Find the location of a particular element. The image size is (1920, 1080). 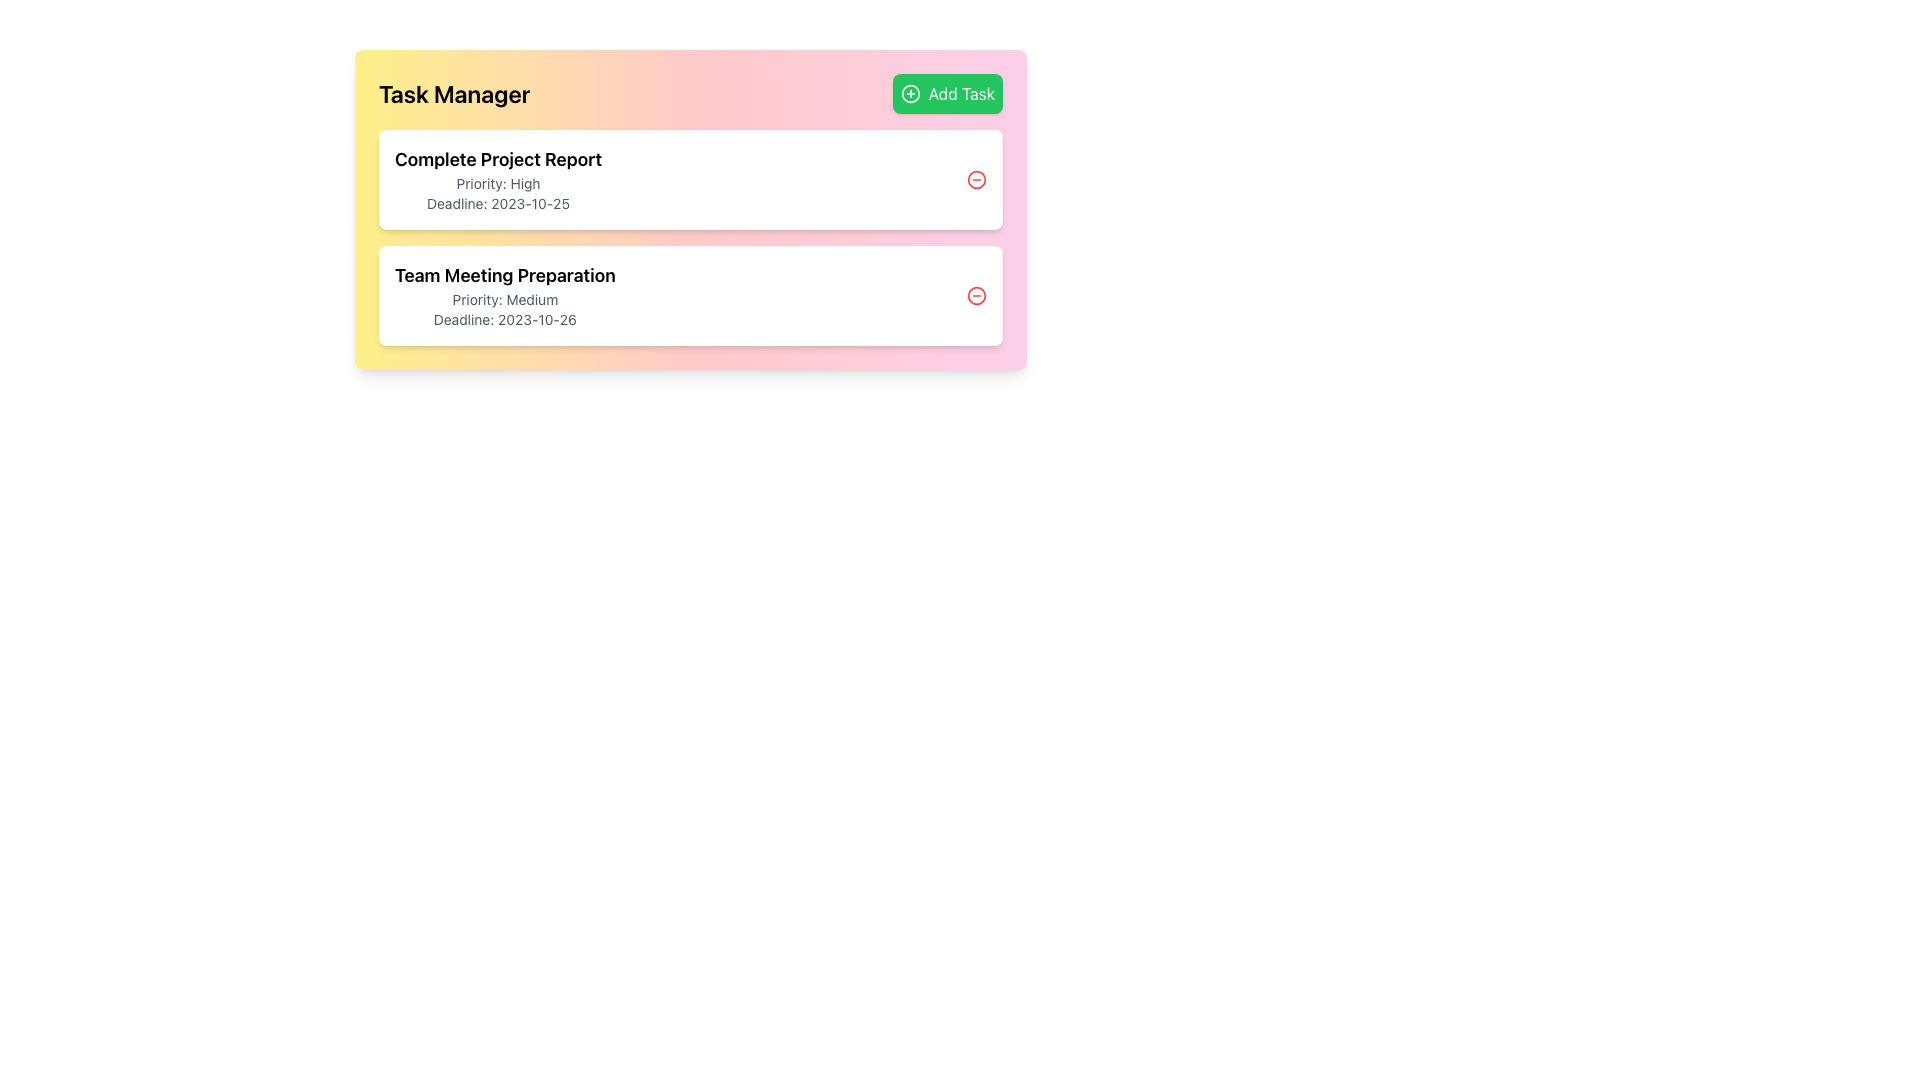

the decorative SVG circle that symbolizes the 'Add Task' action within the green button located in the top-right corner of the task manager header is located at coordinates (909, 93).